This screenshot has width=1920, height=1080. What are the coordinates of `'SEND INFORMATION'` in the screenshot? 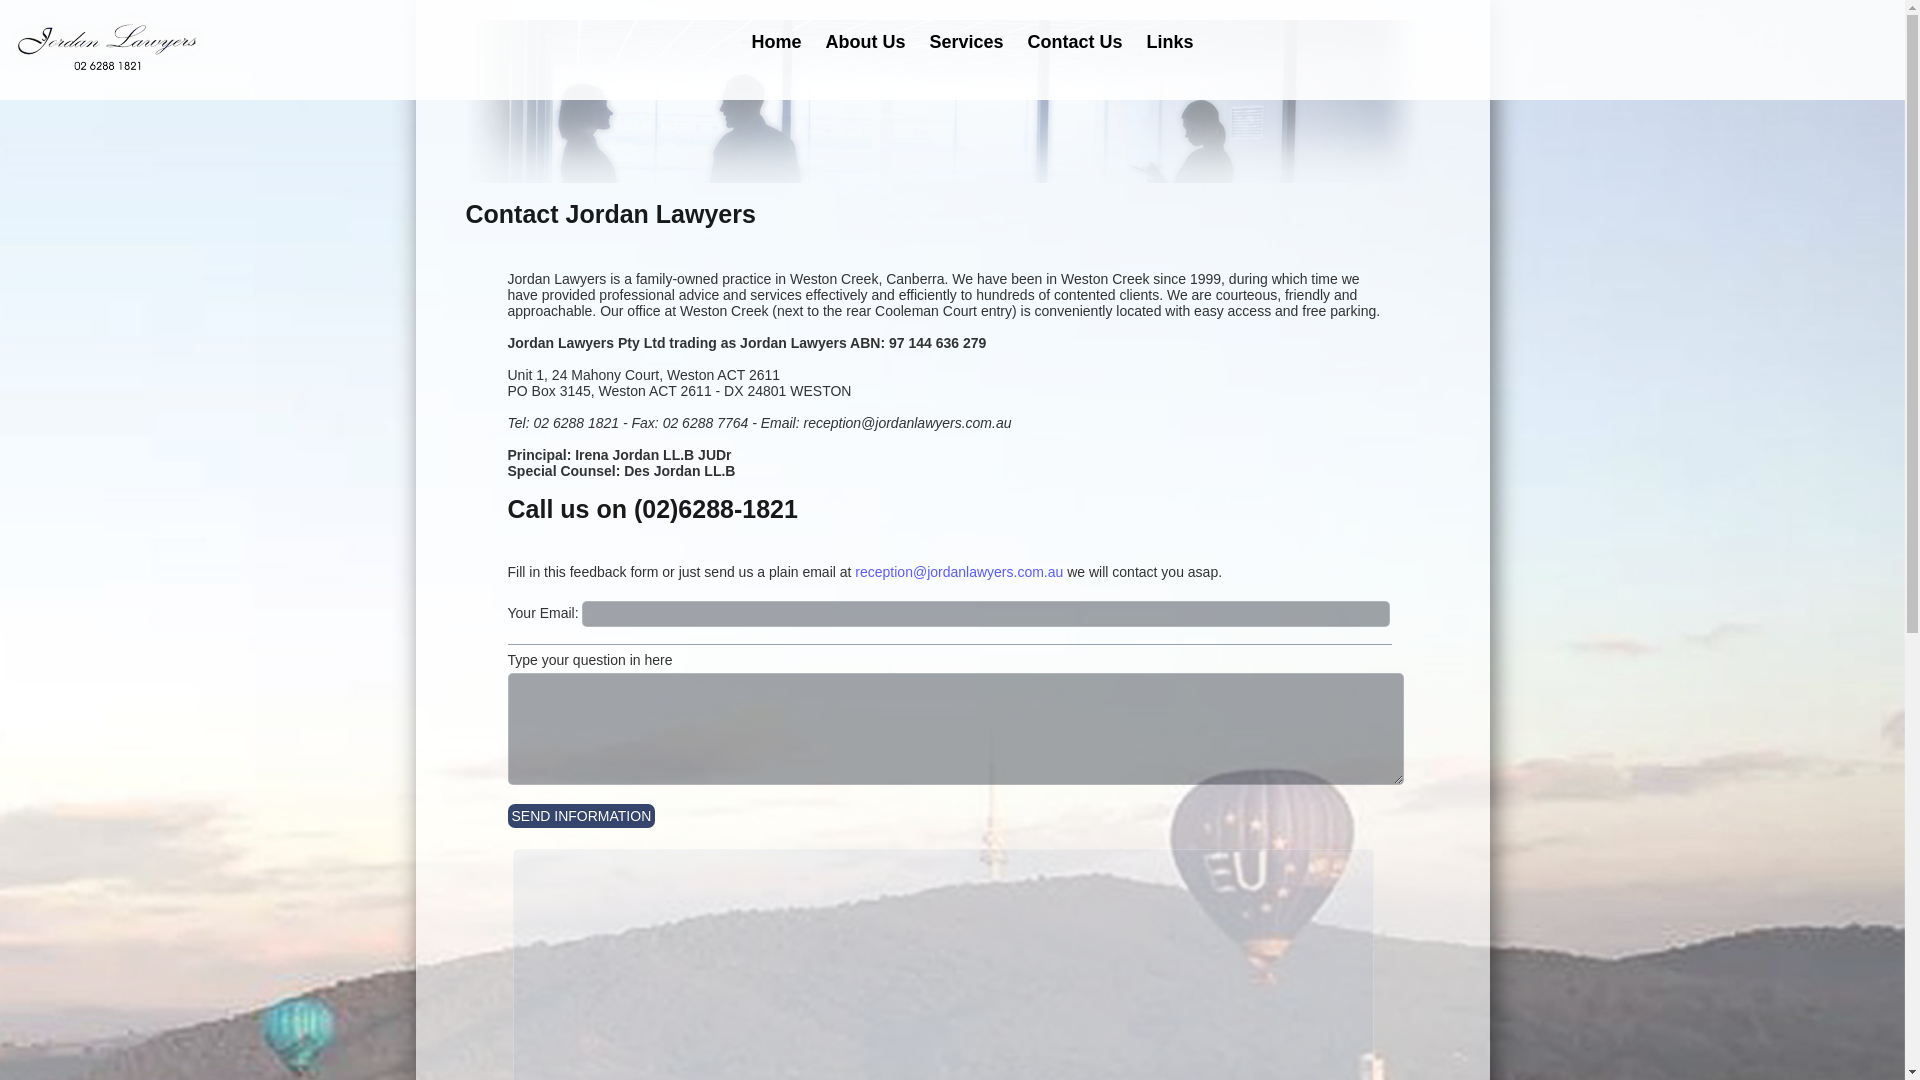 It's located at (508, 816).